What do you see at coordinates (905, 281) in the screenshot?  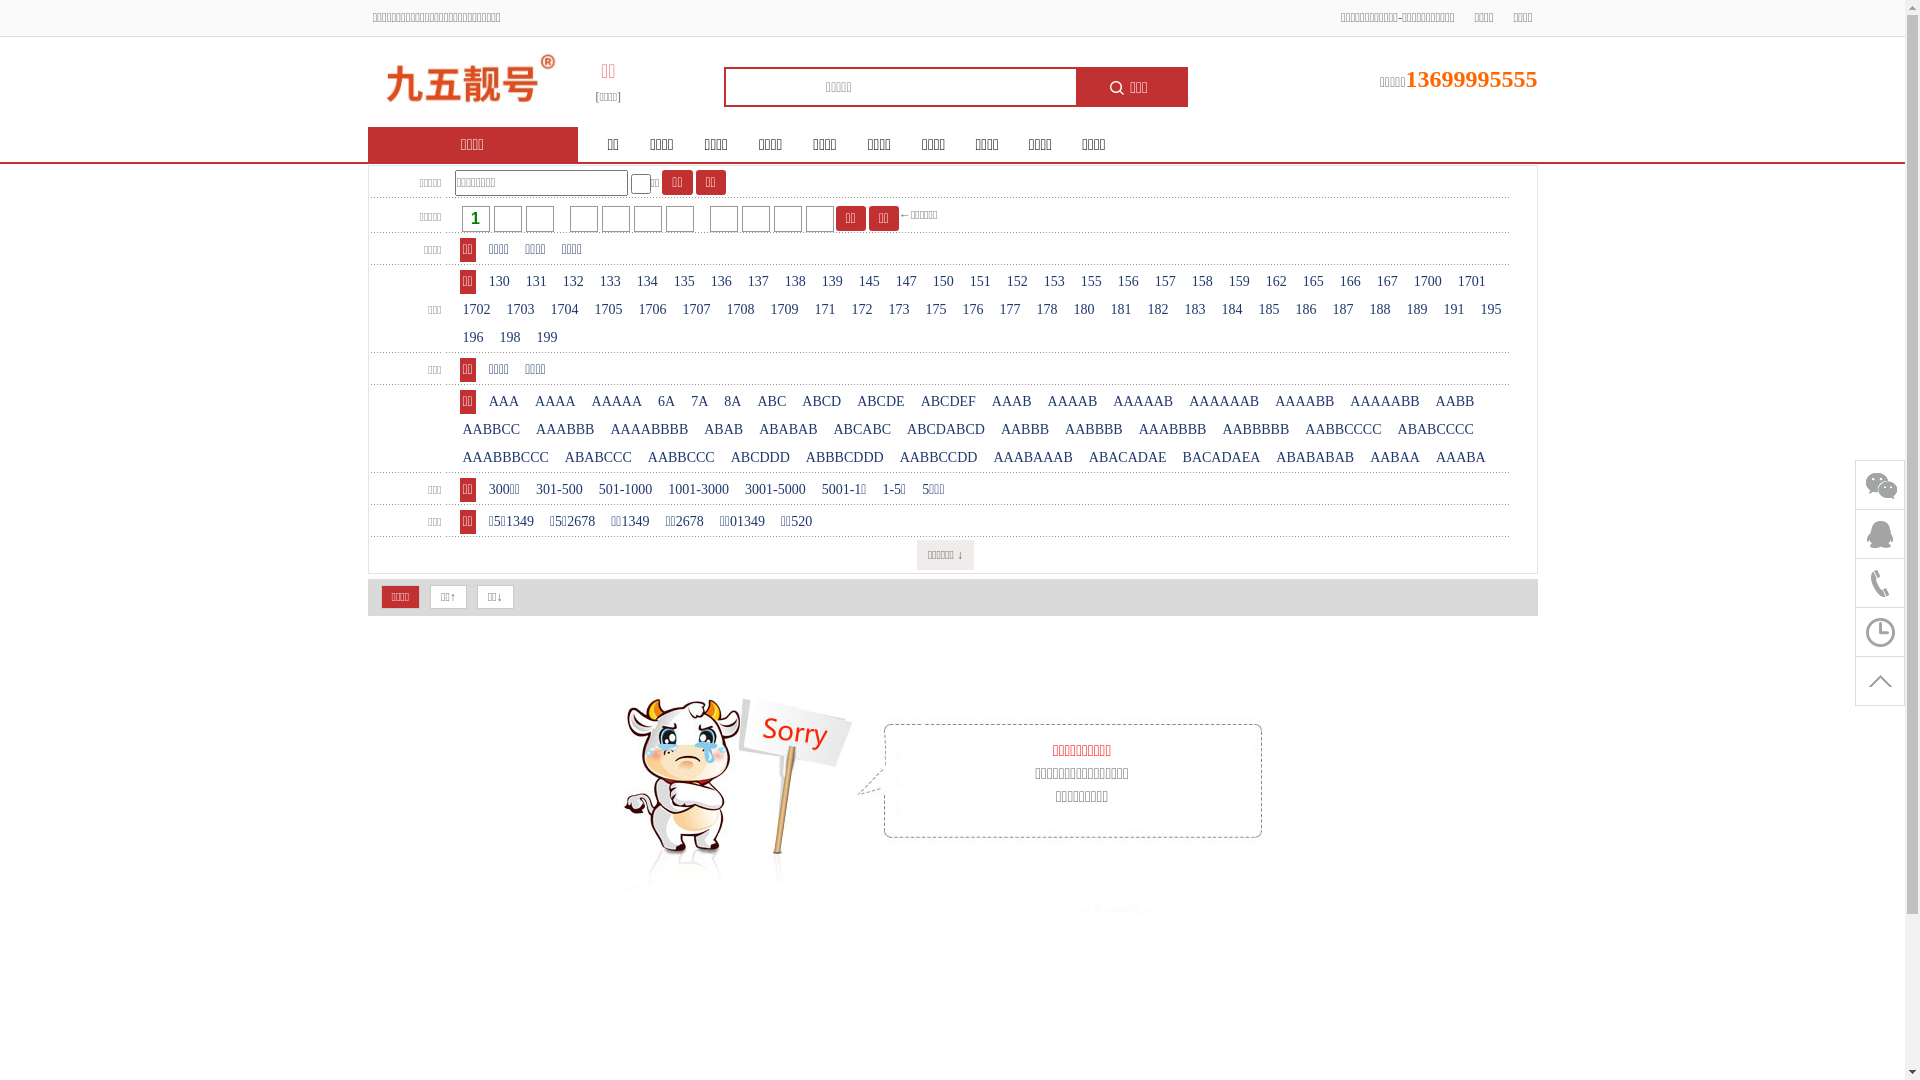 I see `'147'` at bounding box center [905, 281].